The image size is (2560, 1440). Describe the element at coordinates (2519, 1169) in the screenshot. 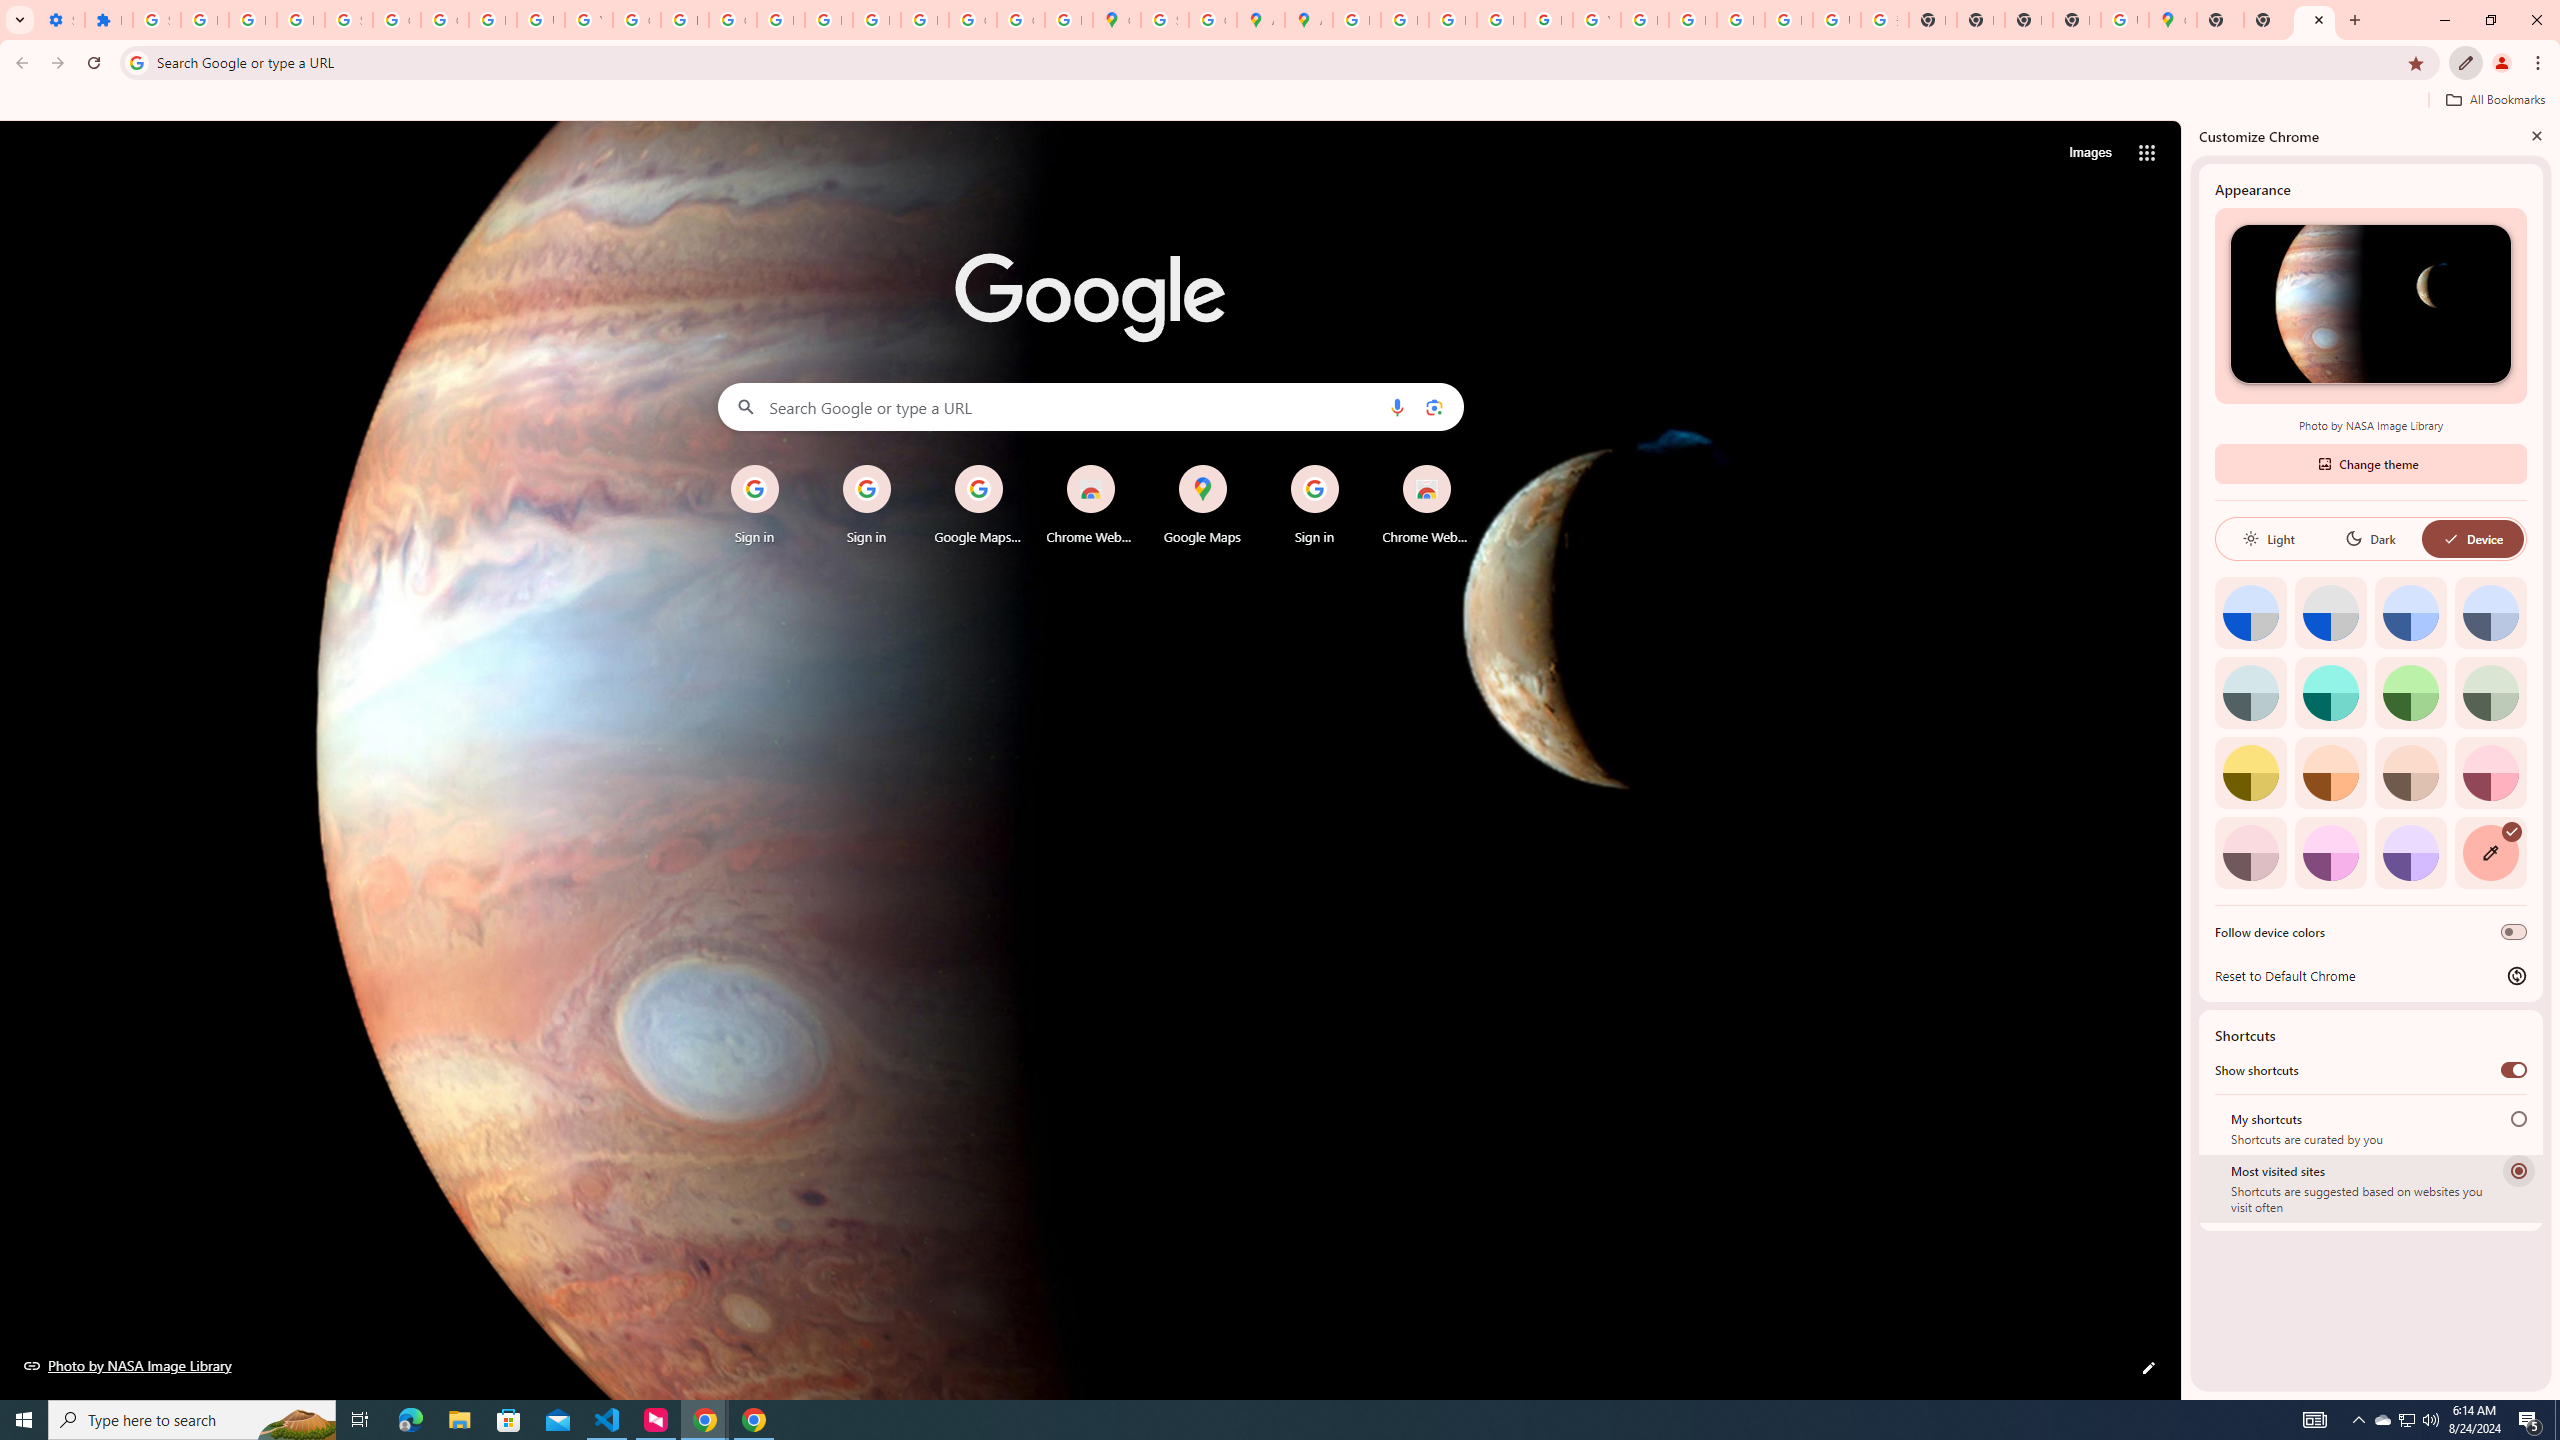

I see `'Most visited sites'` at that location.